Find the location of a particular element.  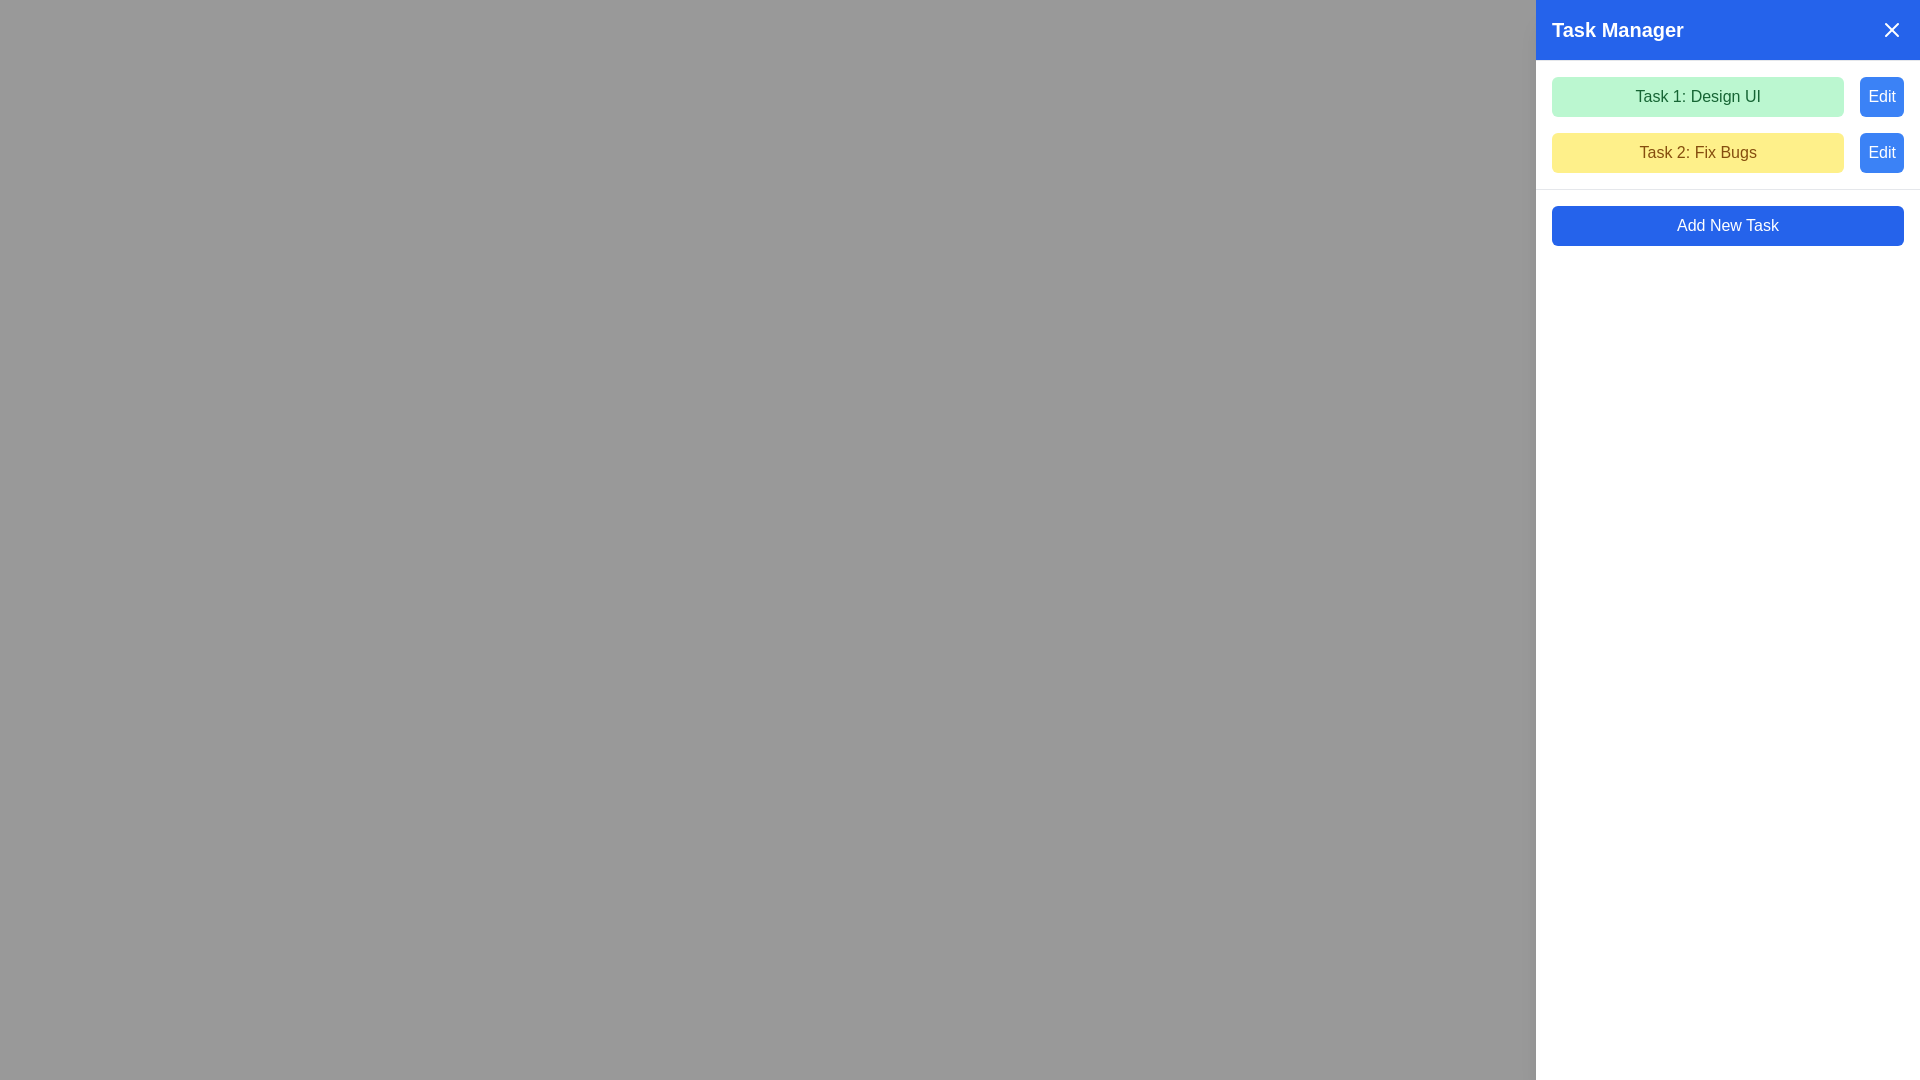

the close button, represented by a minimalist 'X' icon, located at the top-right corner of the blue header bar labeled 'Task Manager' is located at coordinates (1890, 30).